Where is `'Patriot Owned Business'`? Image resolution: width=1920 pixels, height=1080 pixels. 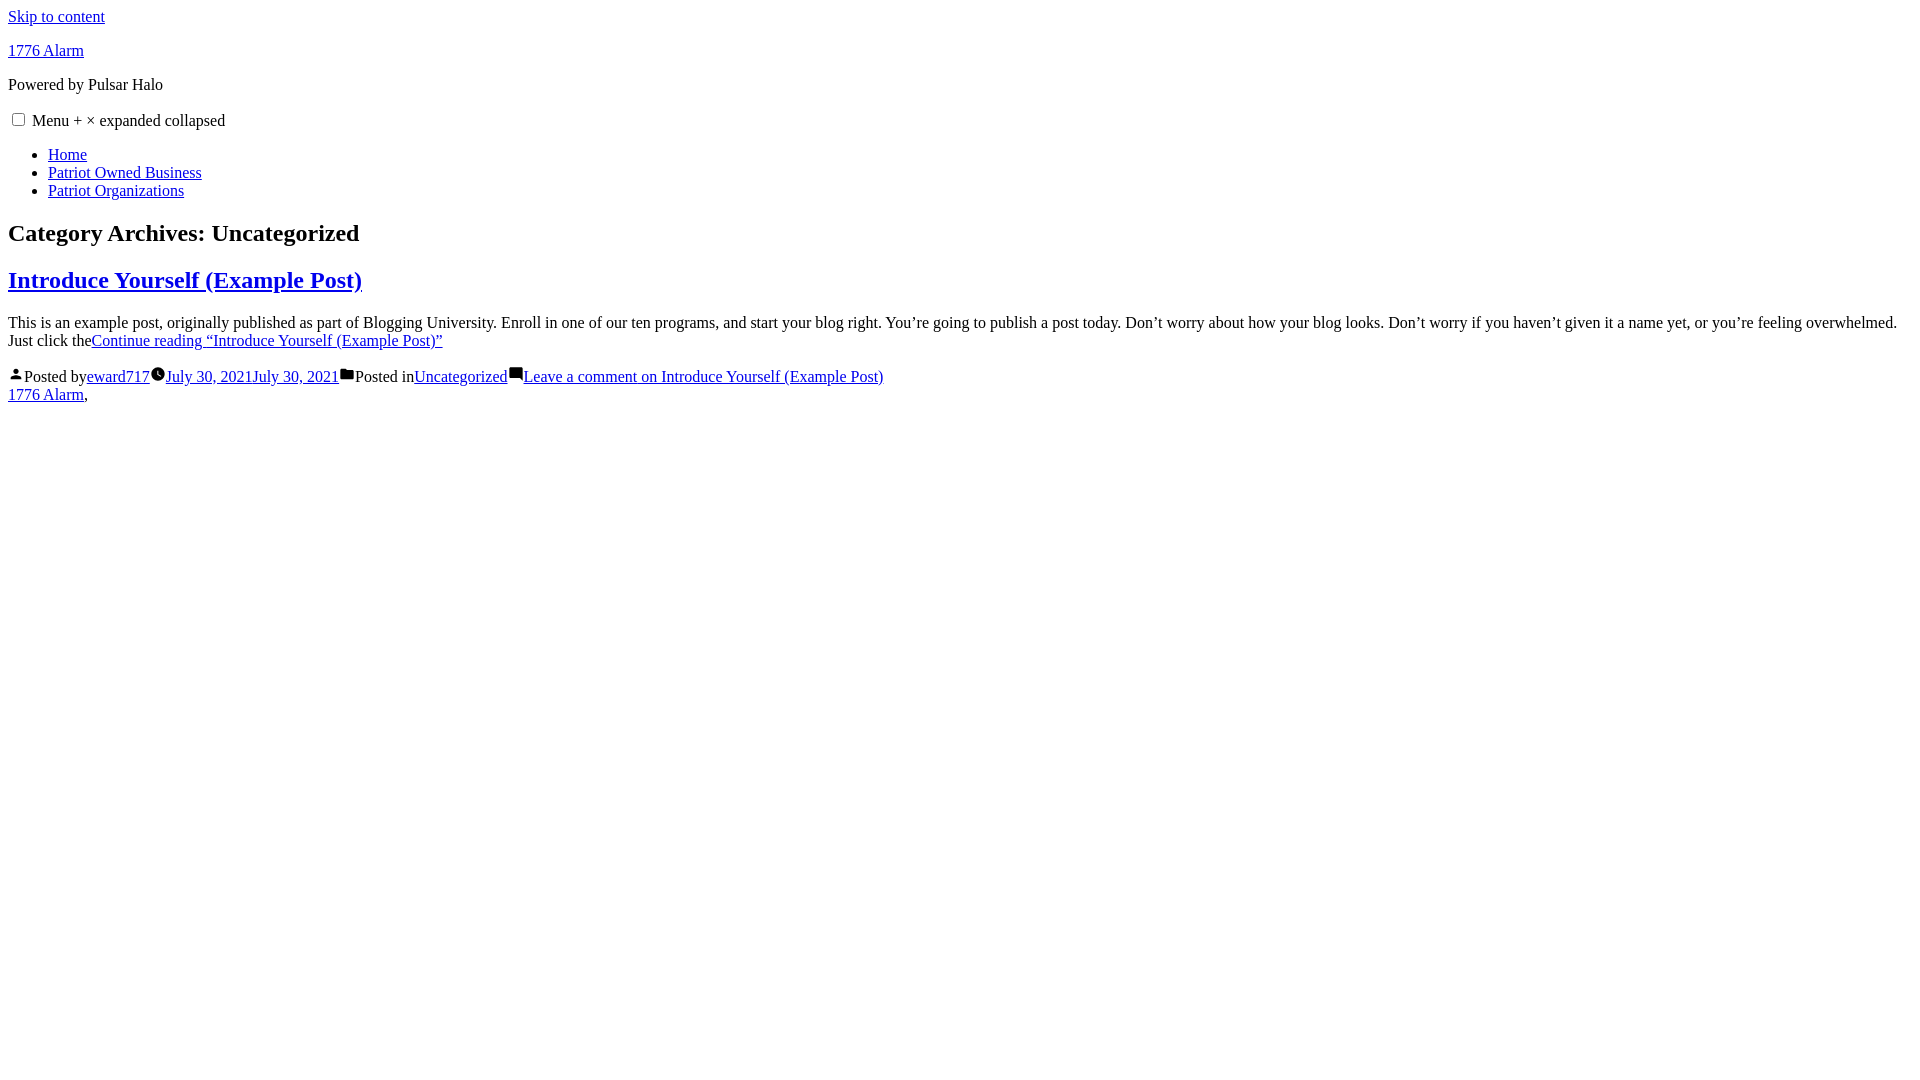
'Patriot Owned Business' is located at coordinates (123, 171).